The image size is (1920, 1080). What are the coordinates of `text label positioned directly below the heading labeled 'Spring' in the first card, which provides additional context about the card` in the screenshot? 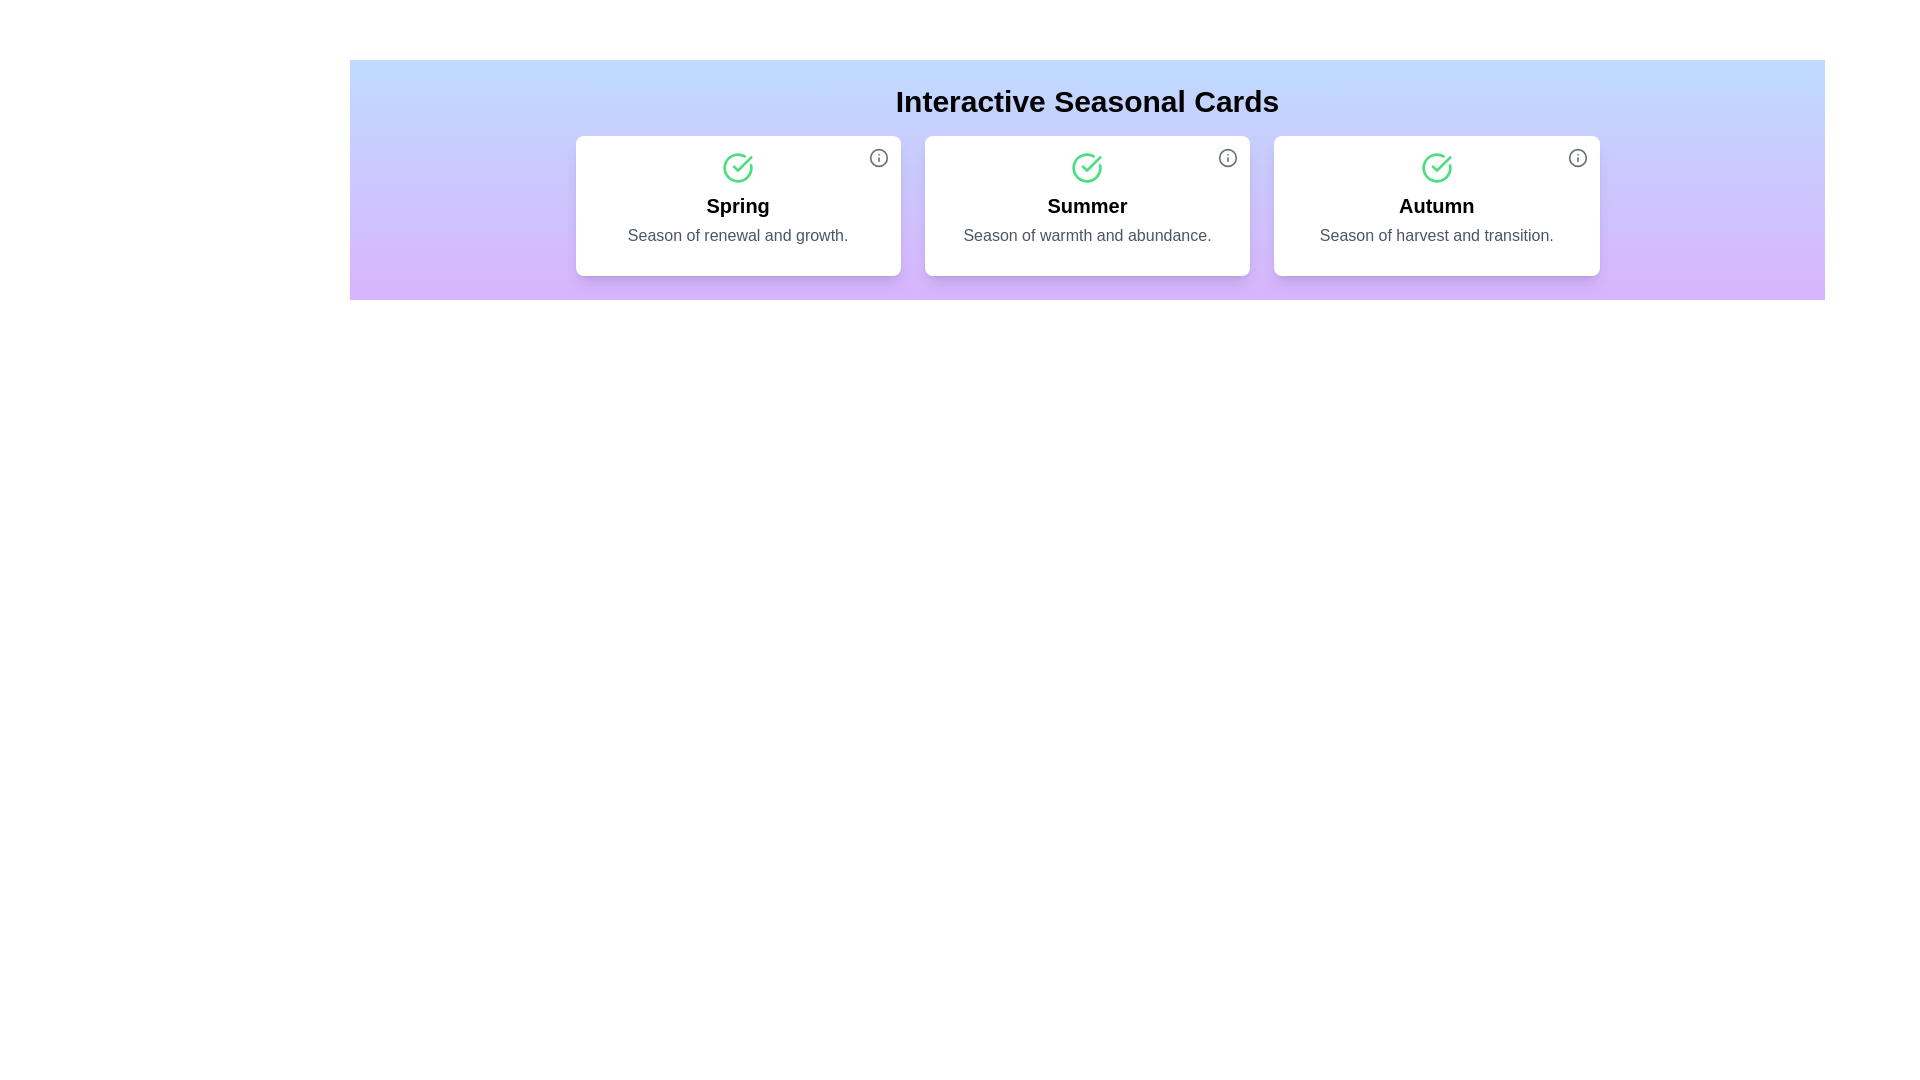 It's located at (737, 234).